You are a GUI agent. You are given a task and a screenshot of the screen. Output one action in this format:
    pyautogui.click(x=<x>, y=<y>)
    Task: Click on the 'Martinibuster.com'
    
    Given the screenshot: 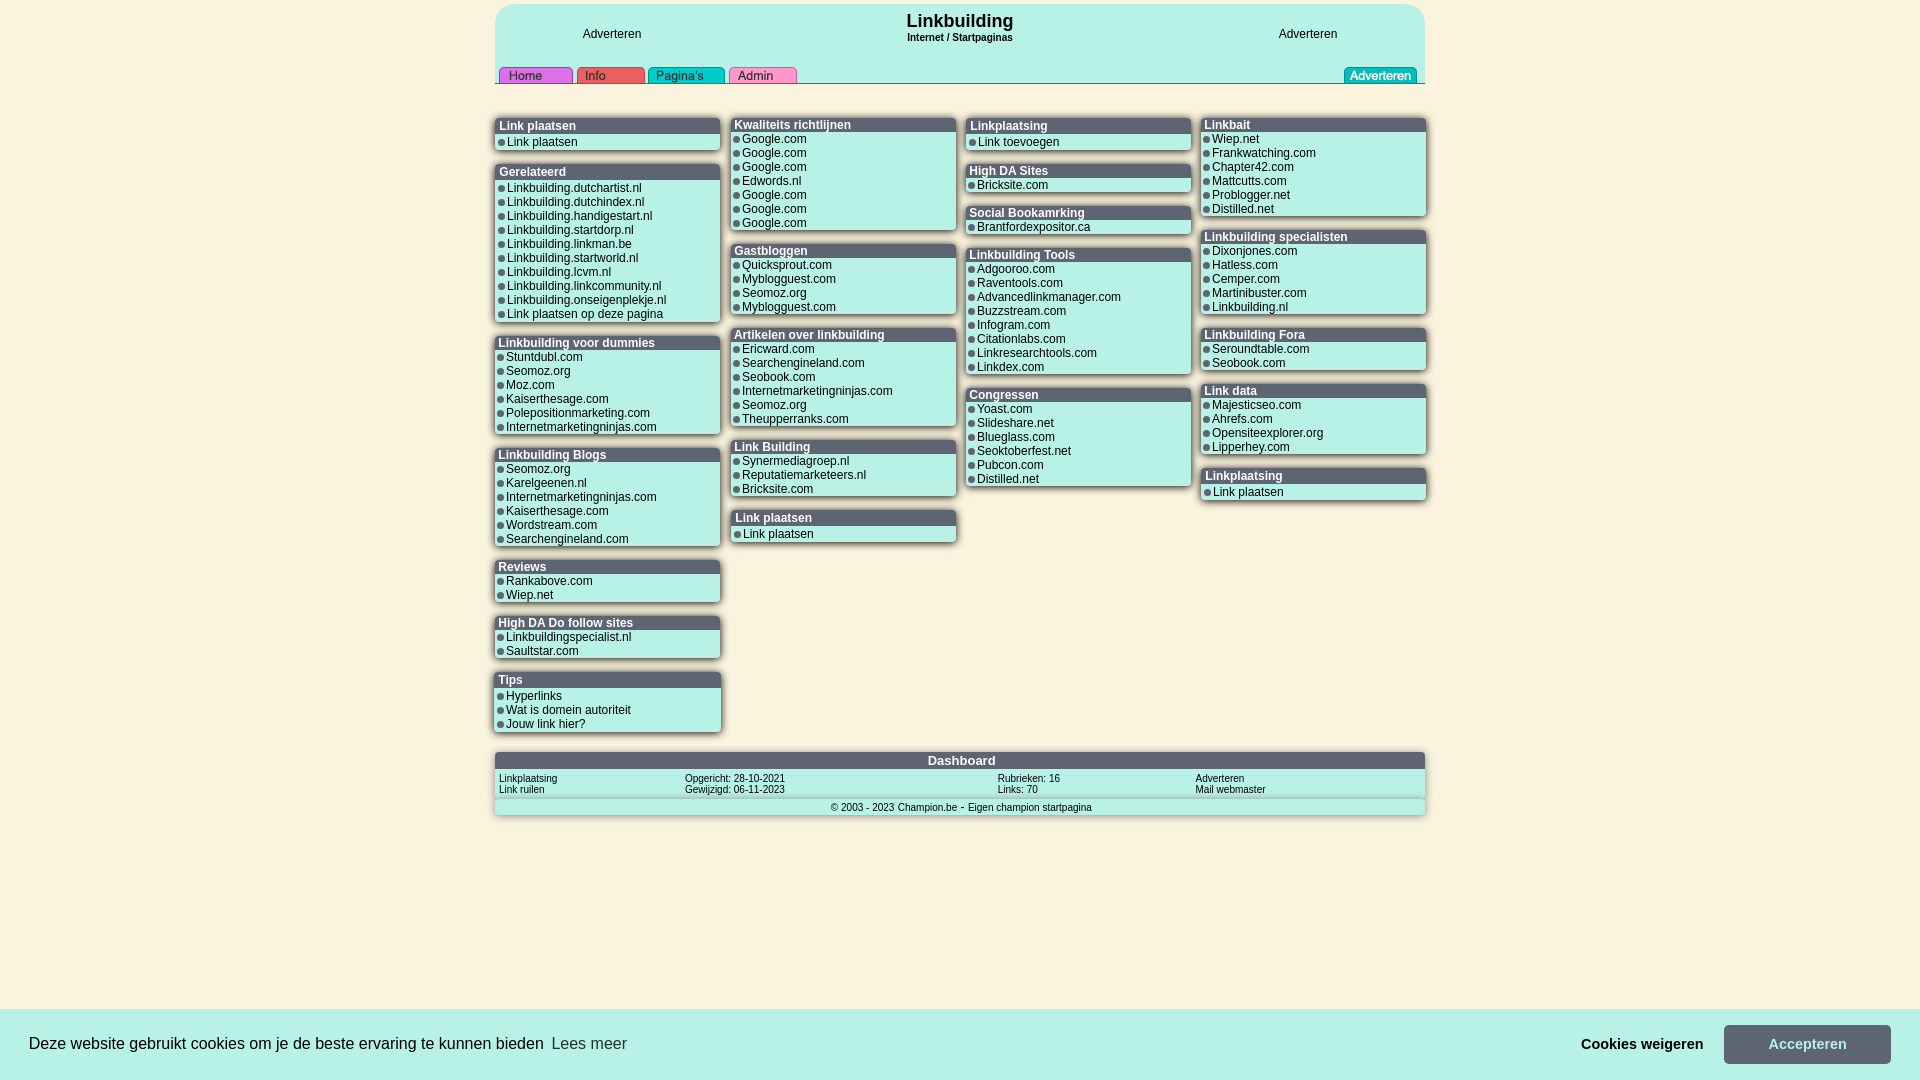 What is the action you would take?
    pyautogui.click(x=1258, y=293)
    